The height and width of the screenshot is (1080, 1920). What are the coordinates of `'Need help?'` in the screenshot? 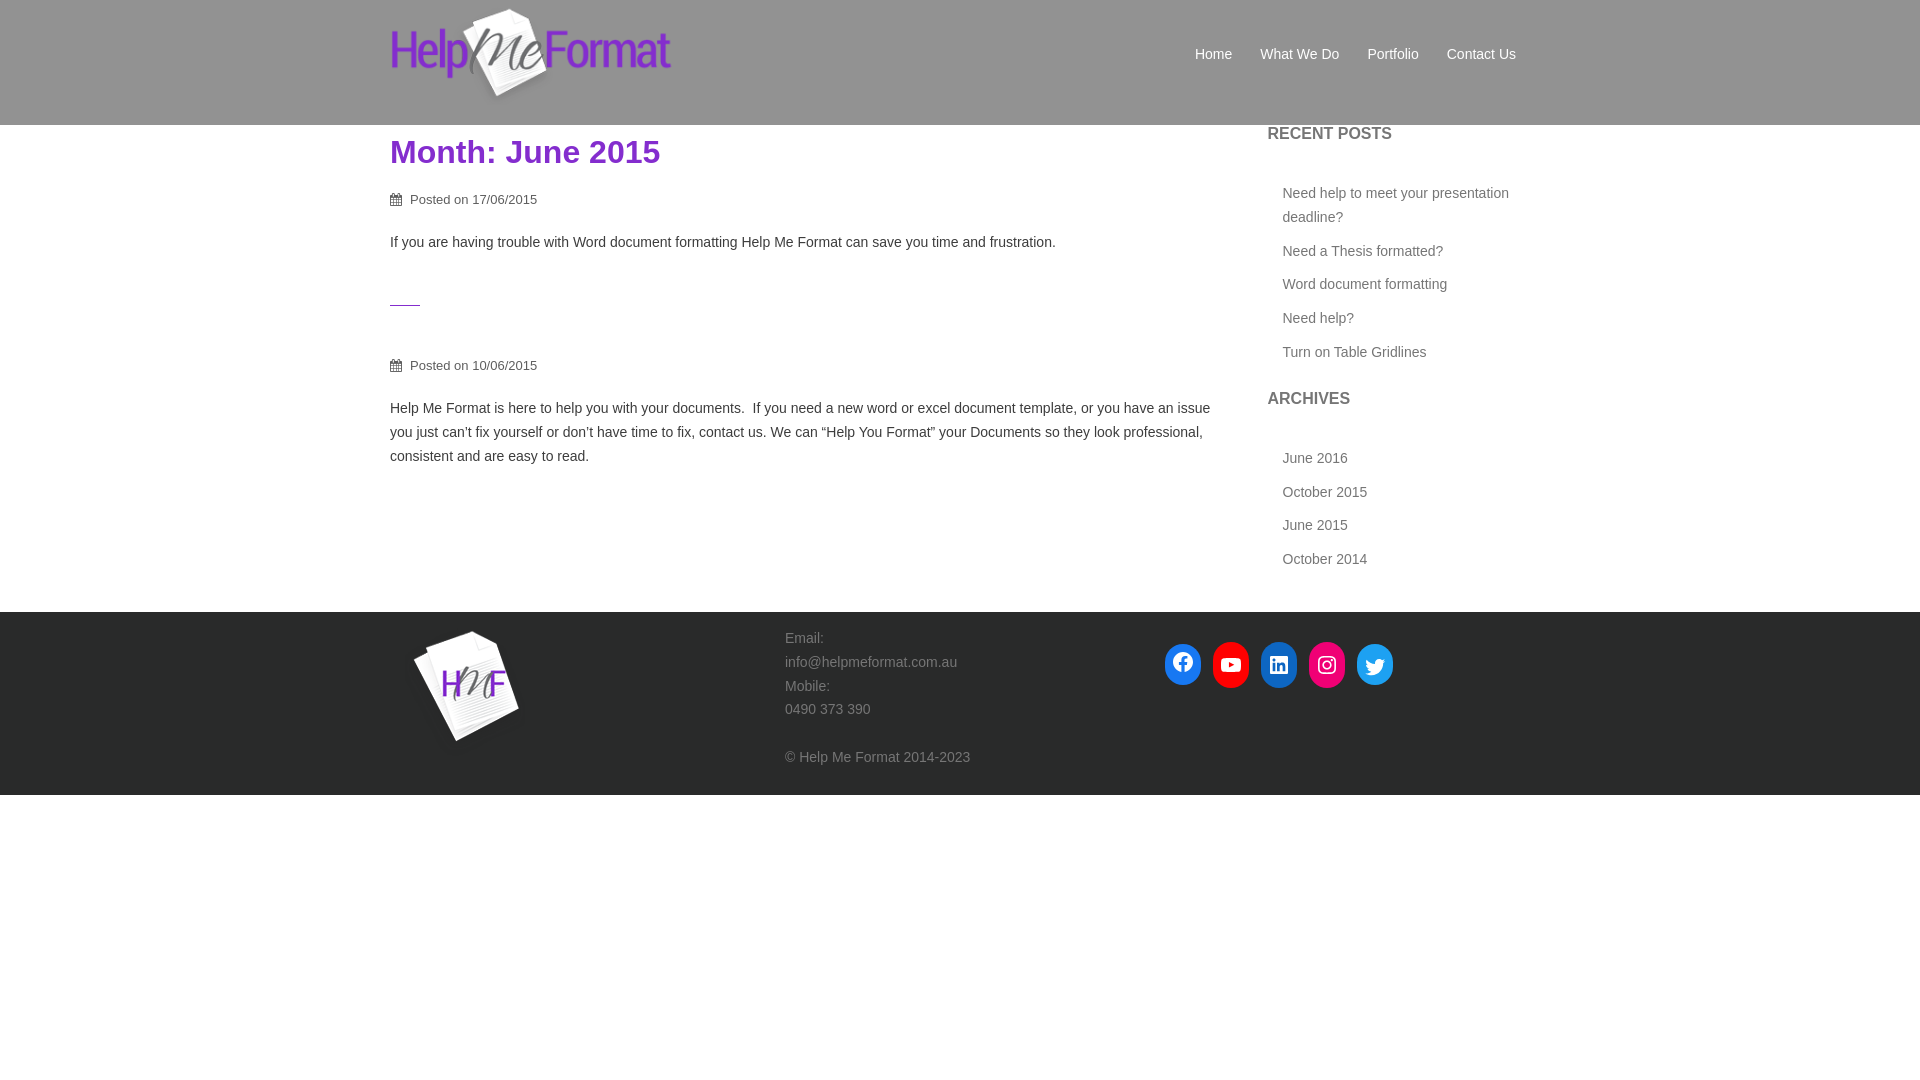 It's located at (1318, 316).